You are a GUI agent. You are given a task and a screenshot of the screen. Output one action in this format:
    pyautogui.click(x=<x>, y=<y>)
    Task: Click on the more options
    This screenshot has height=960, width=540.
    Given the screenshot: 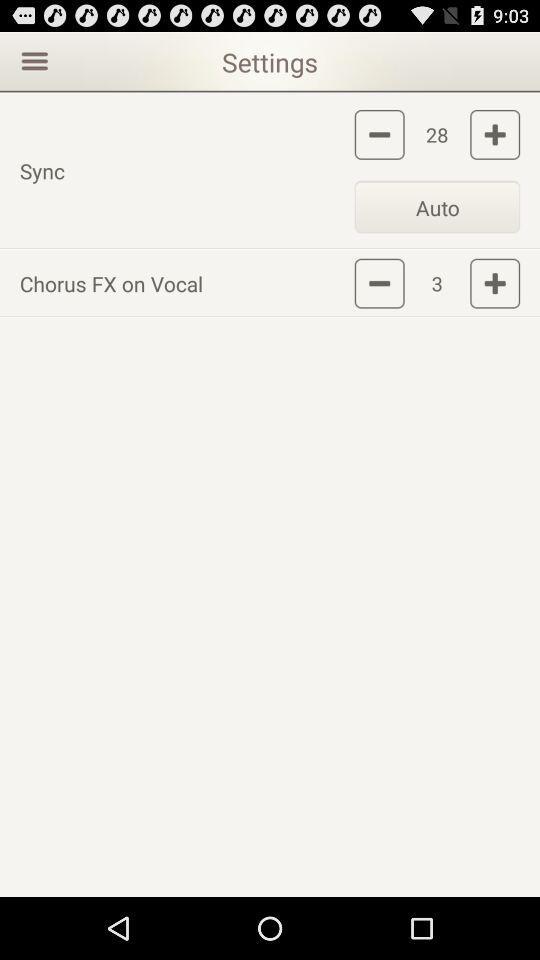 What is the action you would take?
    pyautogui.click(x=31, y=59)
    